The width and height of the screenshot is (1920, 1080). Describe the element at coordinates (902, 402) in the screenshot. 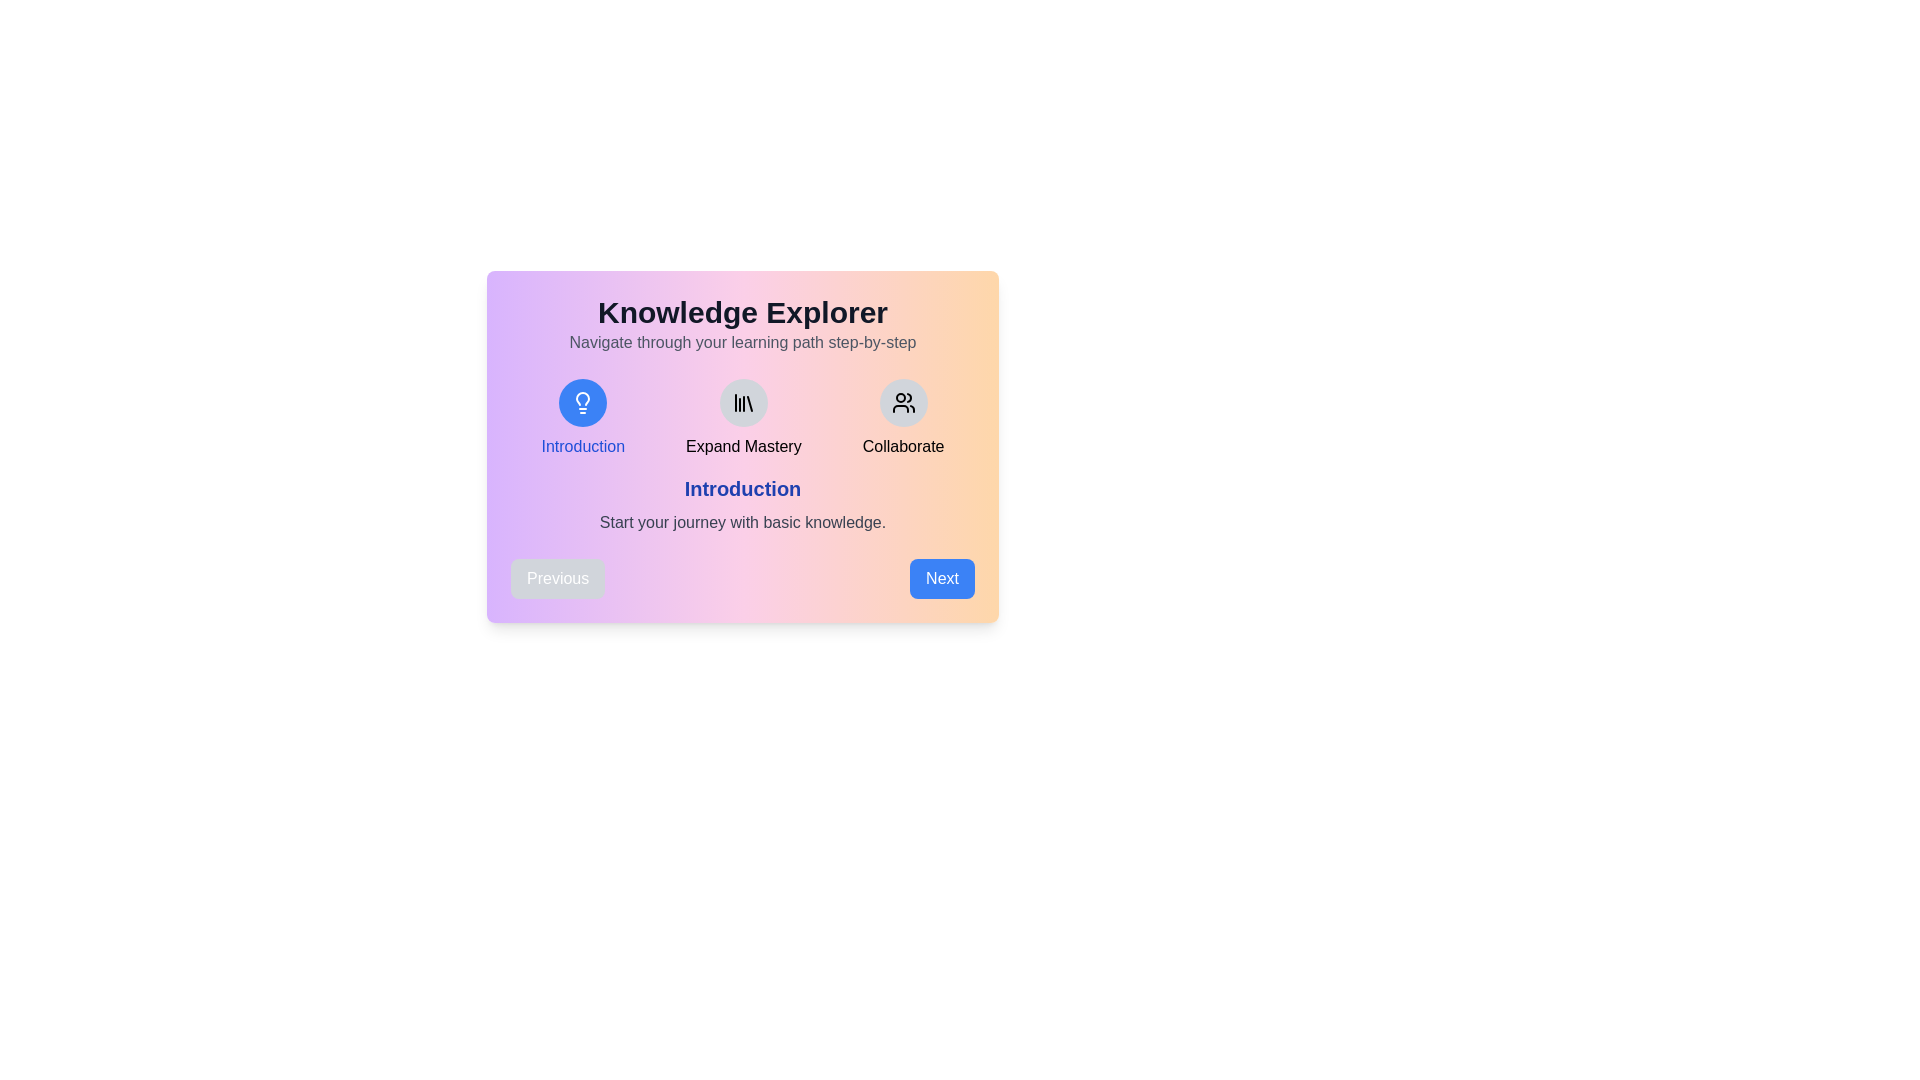

I see `the icon representing the step Collaborate` at that location.